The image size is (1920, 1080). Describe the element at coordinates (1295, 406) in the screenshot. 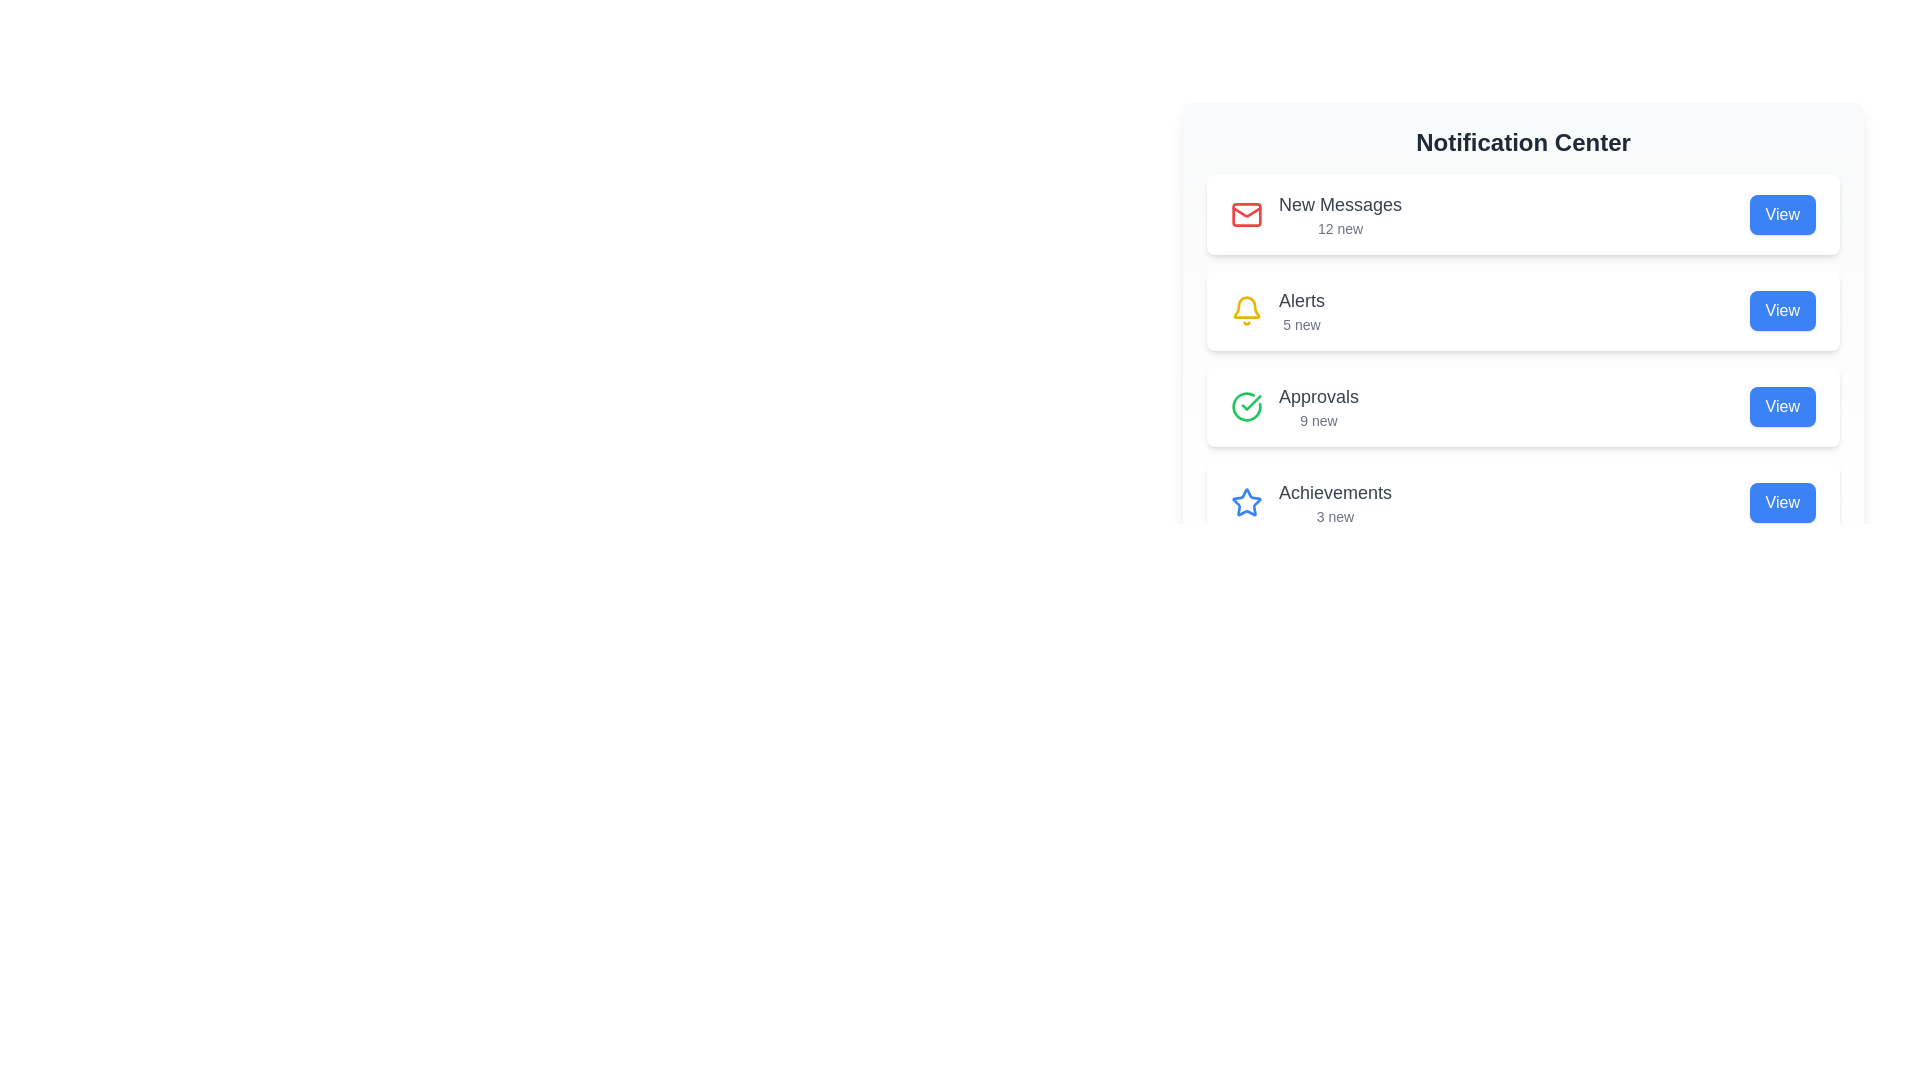

I see `the 'Approvals' label with the green checkmark icon` at that location.